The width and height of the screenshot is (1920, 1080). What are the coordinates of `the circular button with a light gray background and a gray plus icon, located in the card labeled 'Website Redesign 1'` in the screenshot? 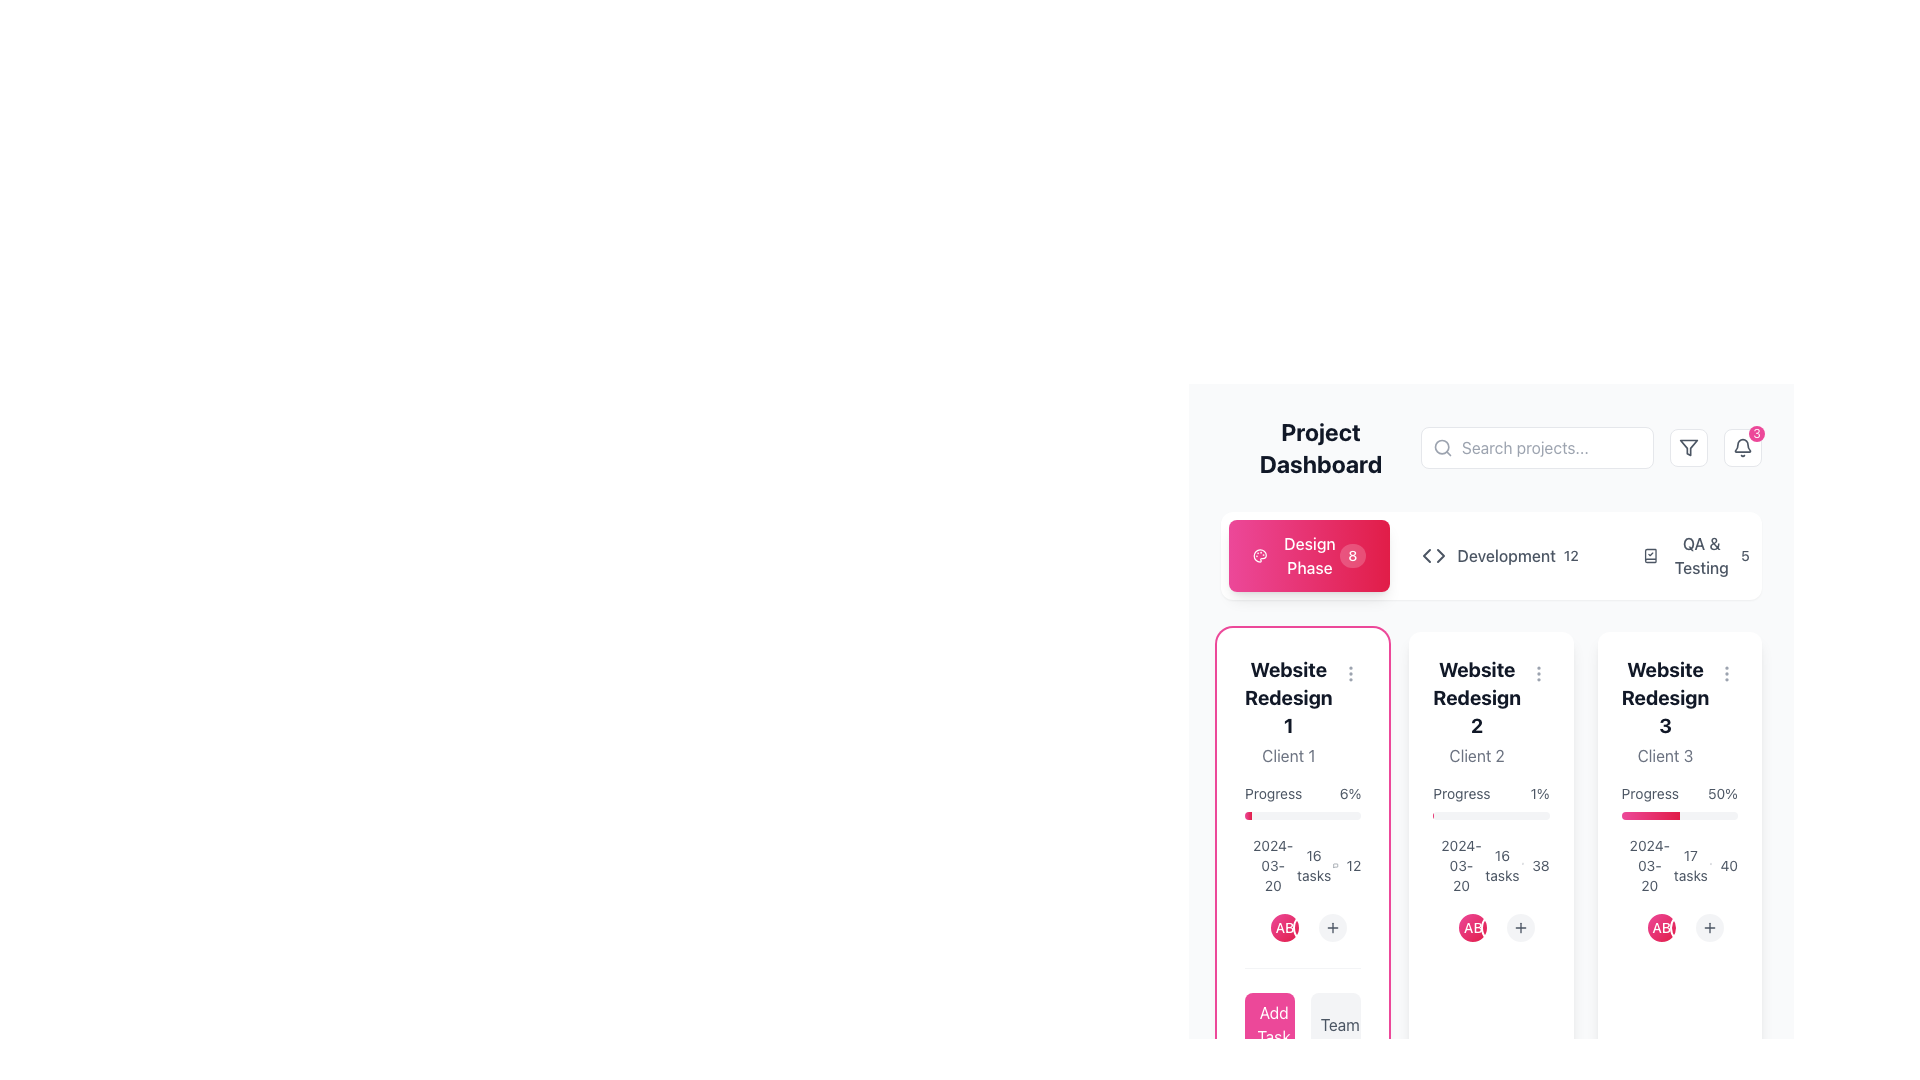 It's located at (1333, 928).